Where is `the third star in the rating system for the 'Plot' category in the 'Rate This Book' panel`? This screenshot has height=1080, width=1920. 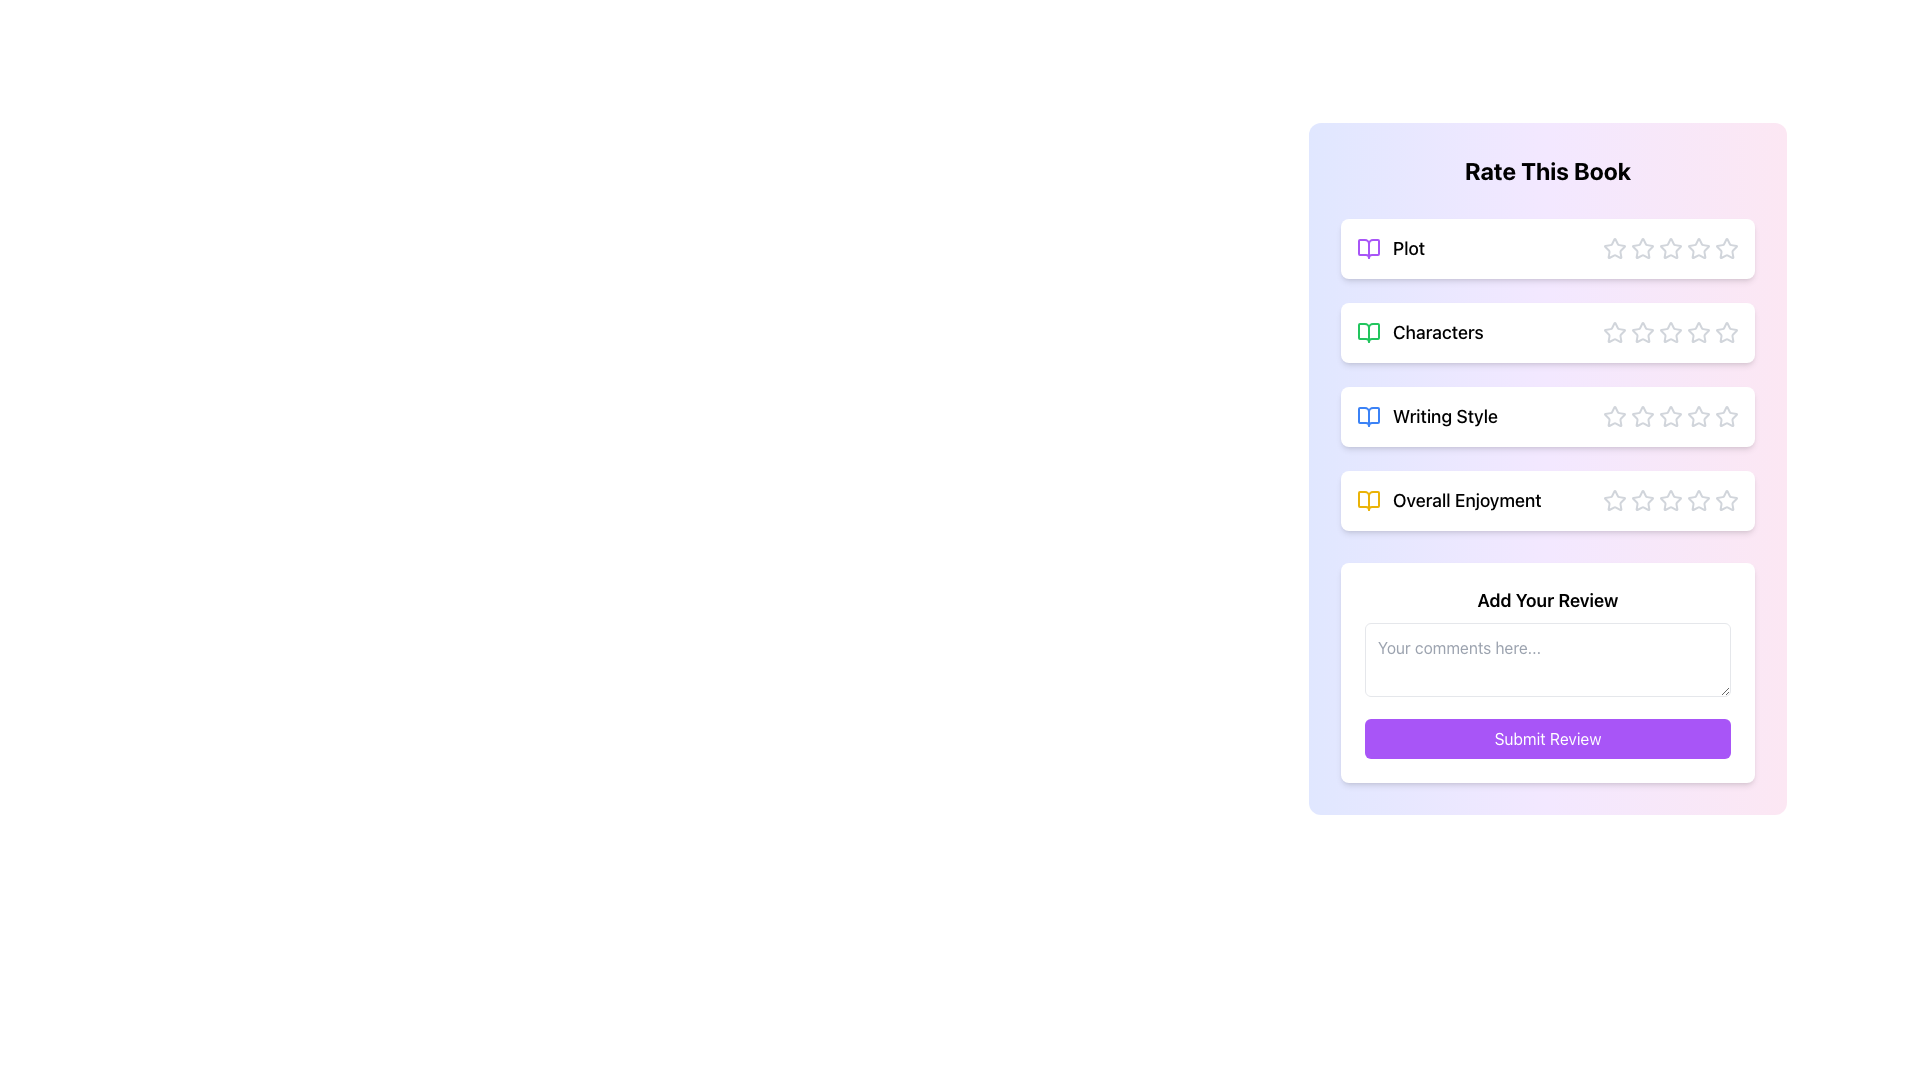
the third star in the rating system for the 'Plot' category in the 'Rate This Book' panel is located at coordinates (1670, 248).